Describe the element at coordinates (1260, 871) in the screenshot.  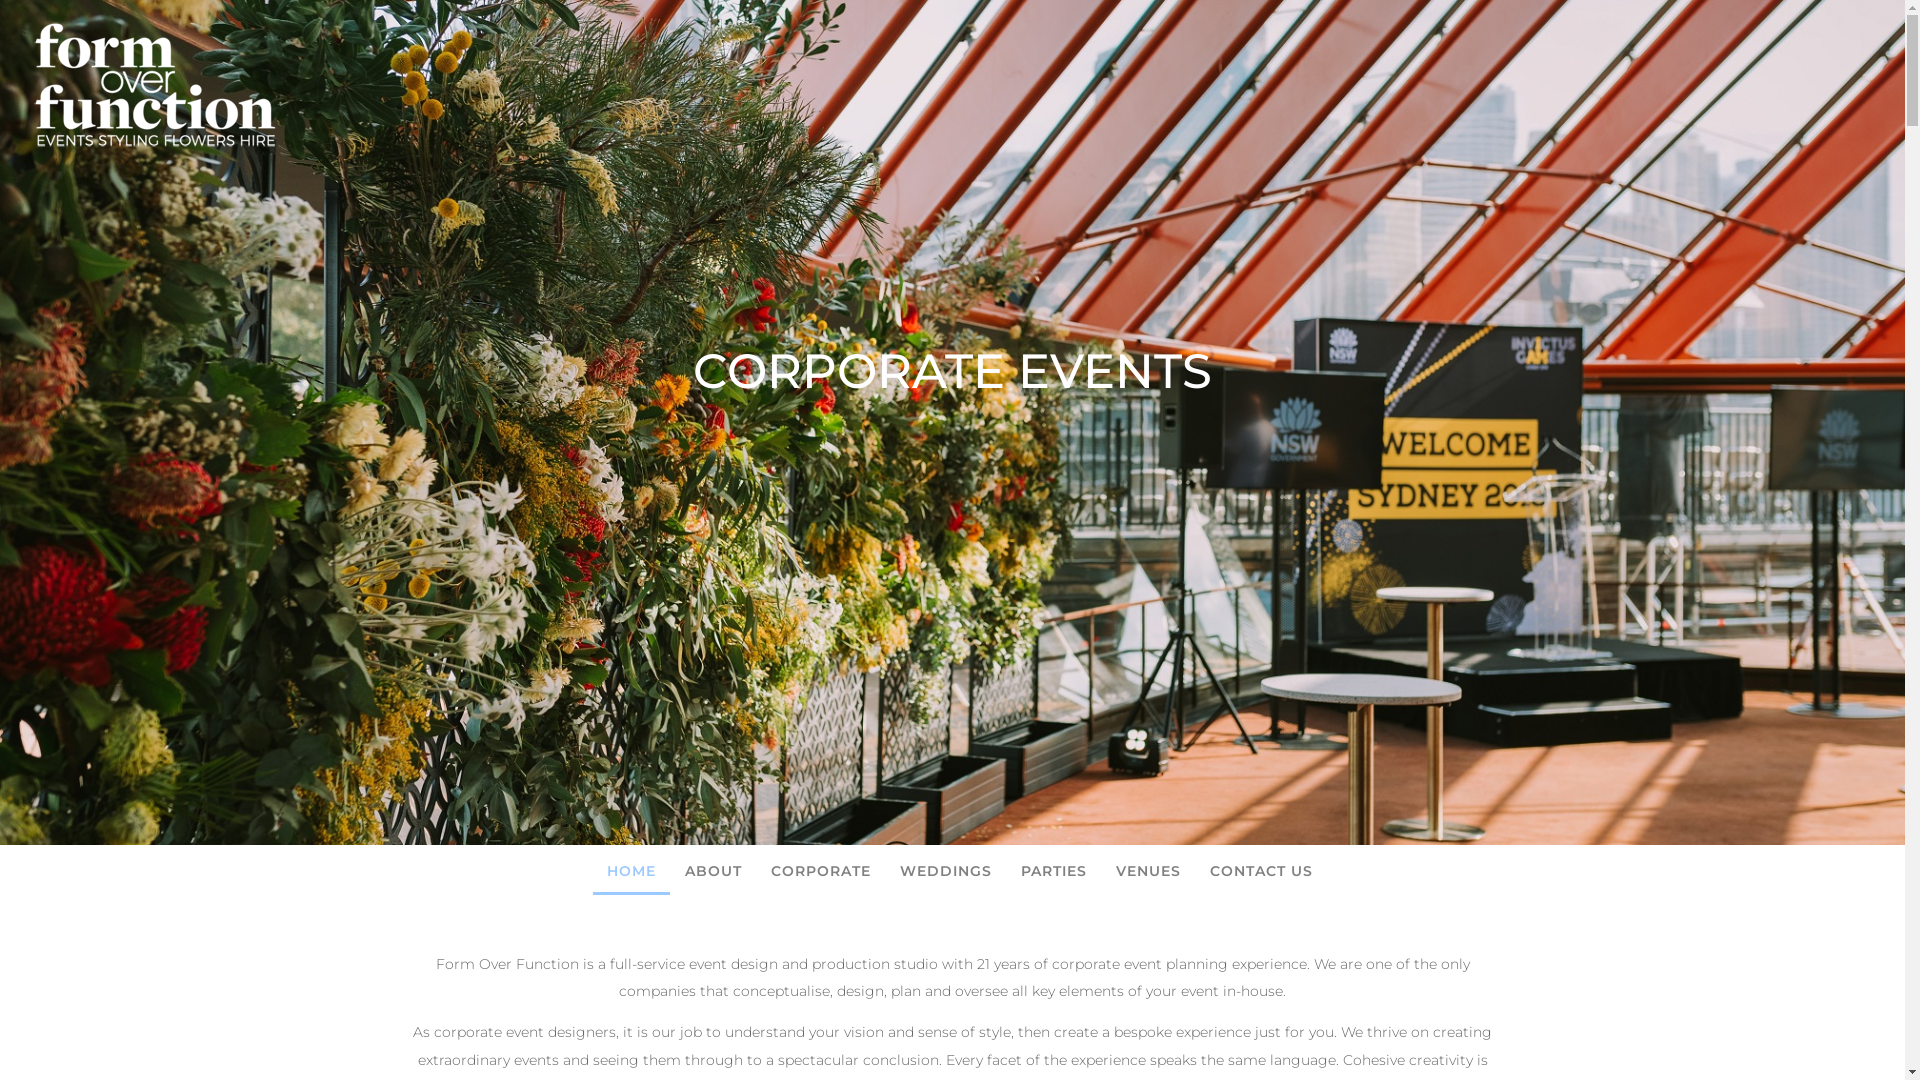
I see `'CONTACT US'` at that location.